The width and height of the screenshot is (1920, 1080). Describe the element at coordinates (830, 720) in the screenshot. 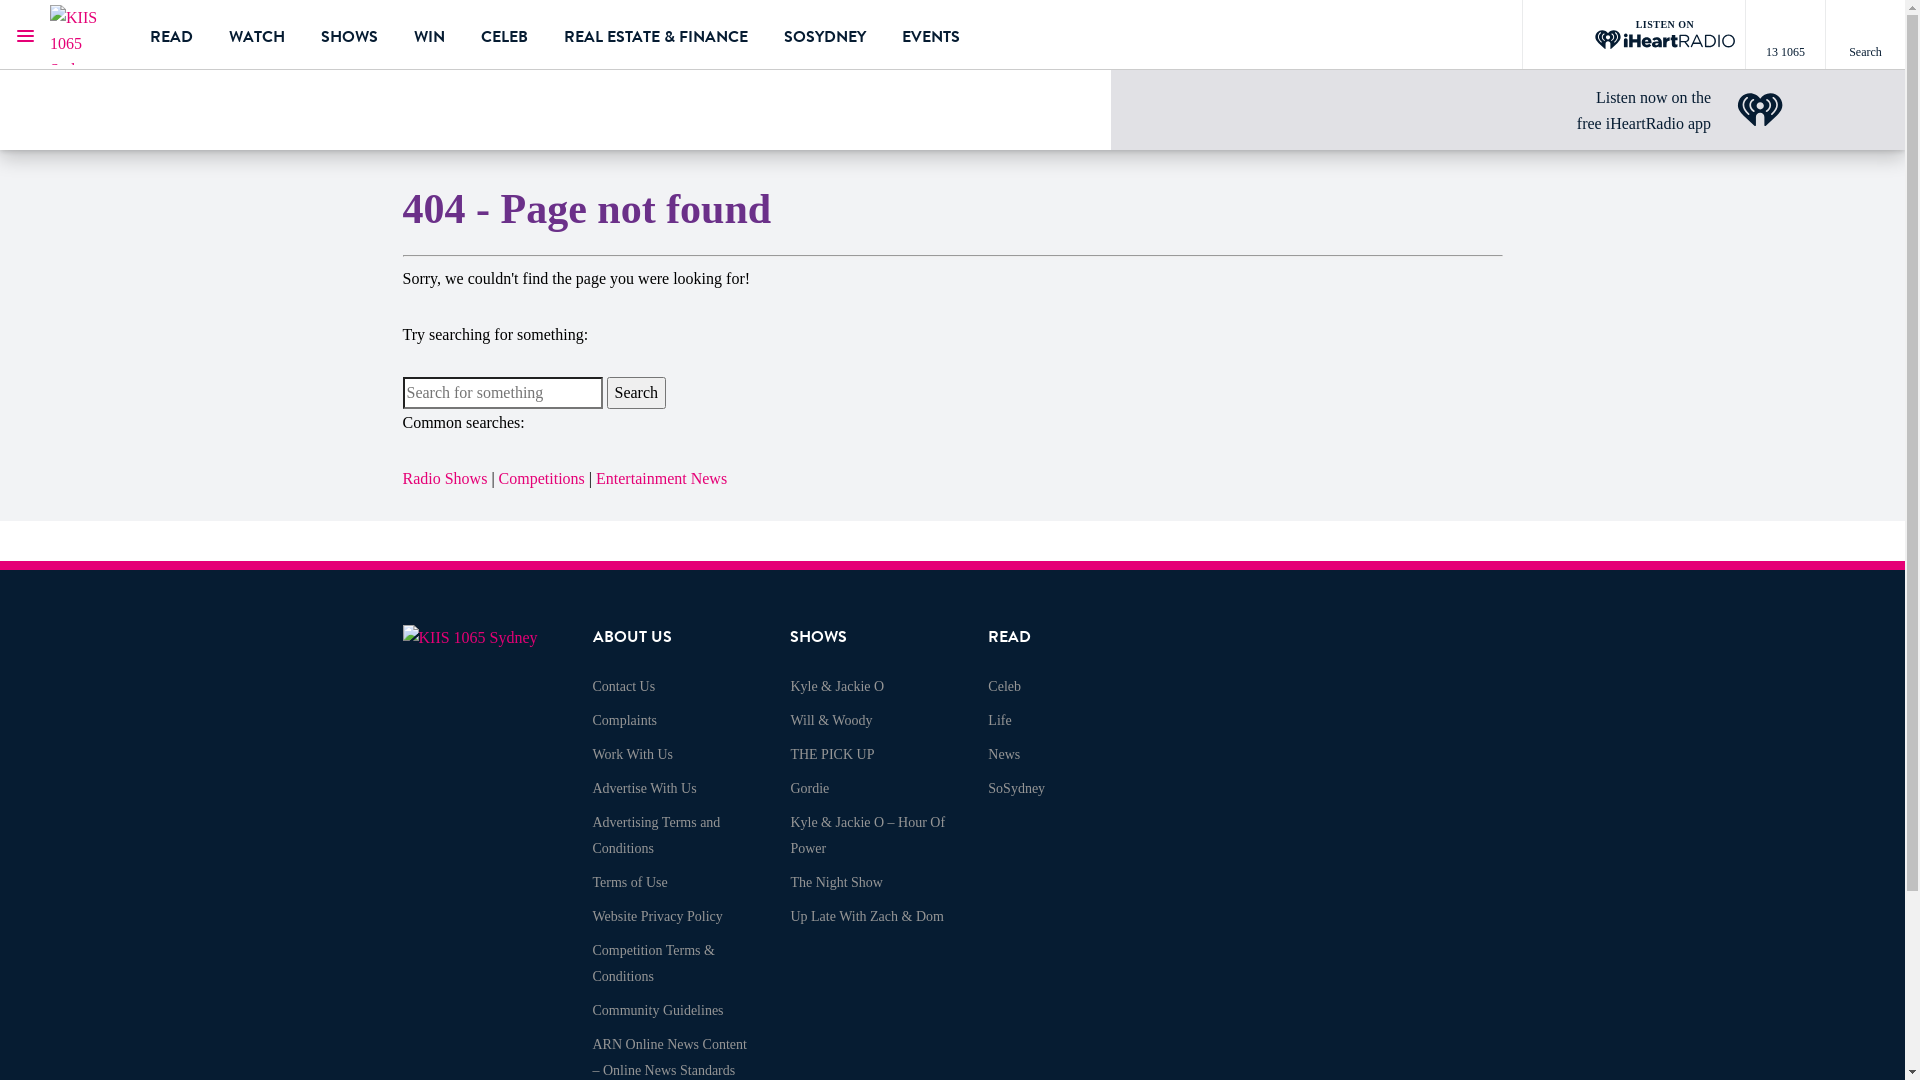

I see `'Will & Woody'` at that location.